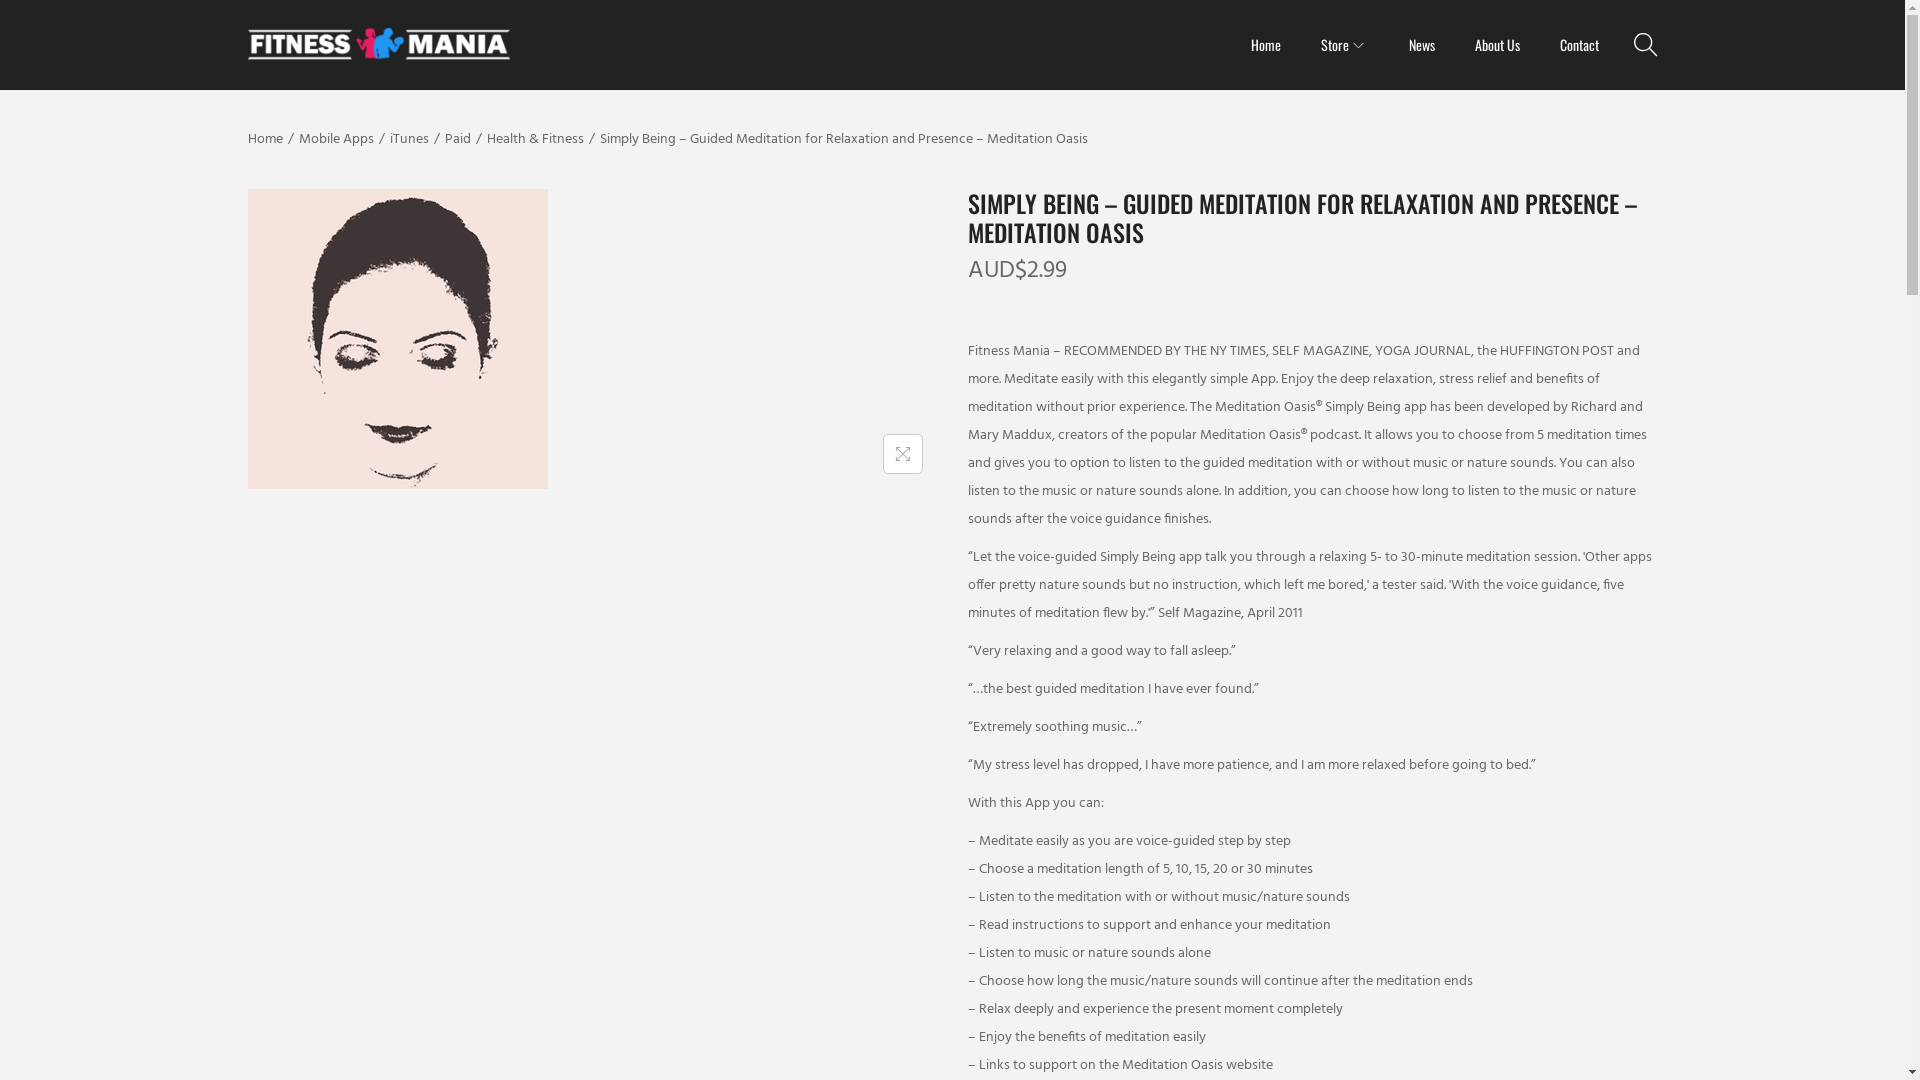 The image size is (1920, 1080). Describe the element at coordinates (455, 138) in the screenshot. I see `'Paid'` at that location.